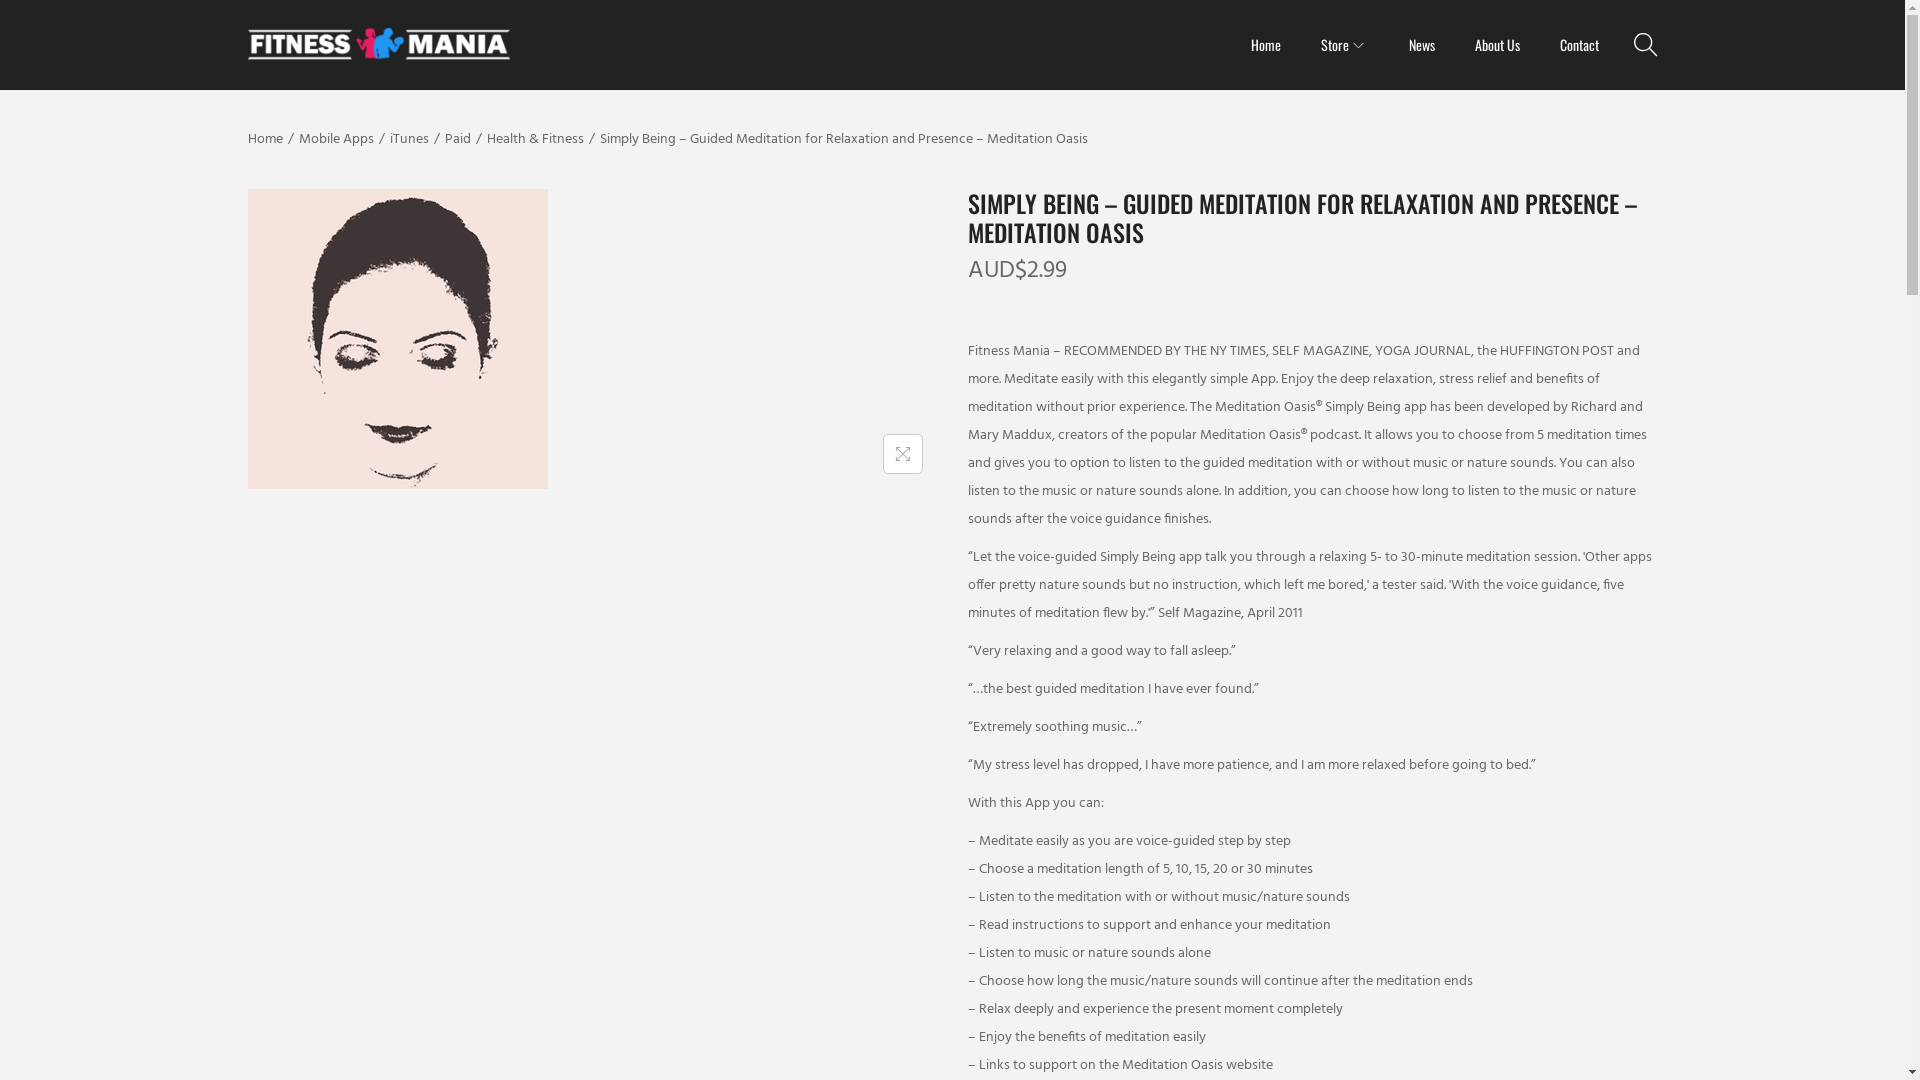 The image size is (1920, 1080). Describe the element at coordinates (455, 138) in the screenshot. I see `'Paid'` at that location.